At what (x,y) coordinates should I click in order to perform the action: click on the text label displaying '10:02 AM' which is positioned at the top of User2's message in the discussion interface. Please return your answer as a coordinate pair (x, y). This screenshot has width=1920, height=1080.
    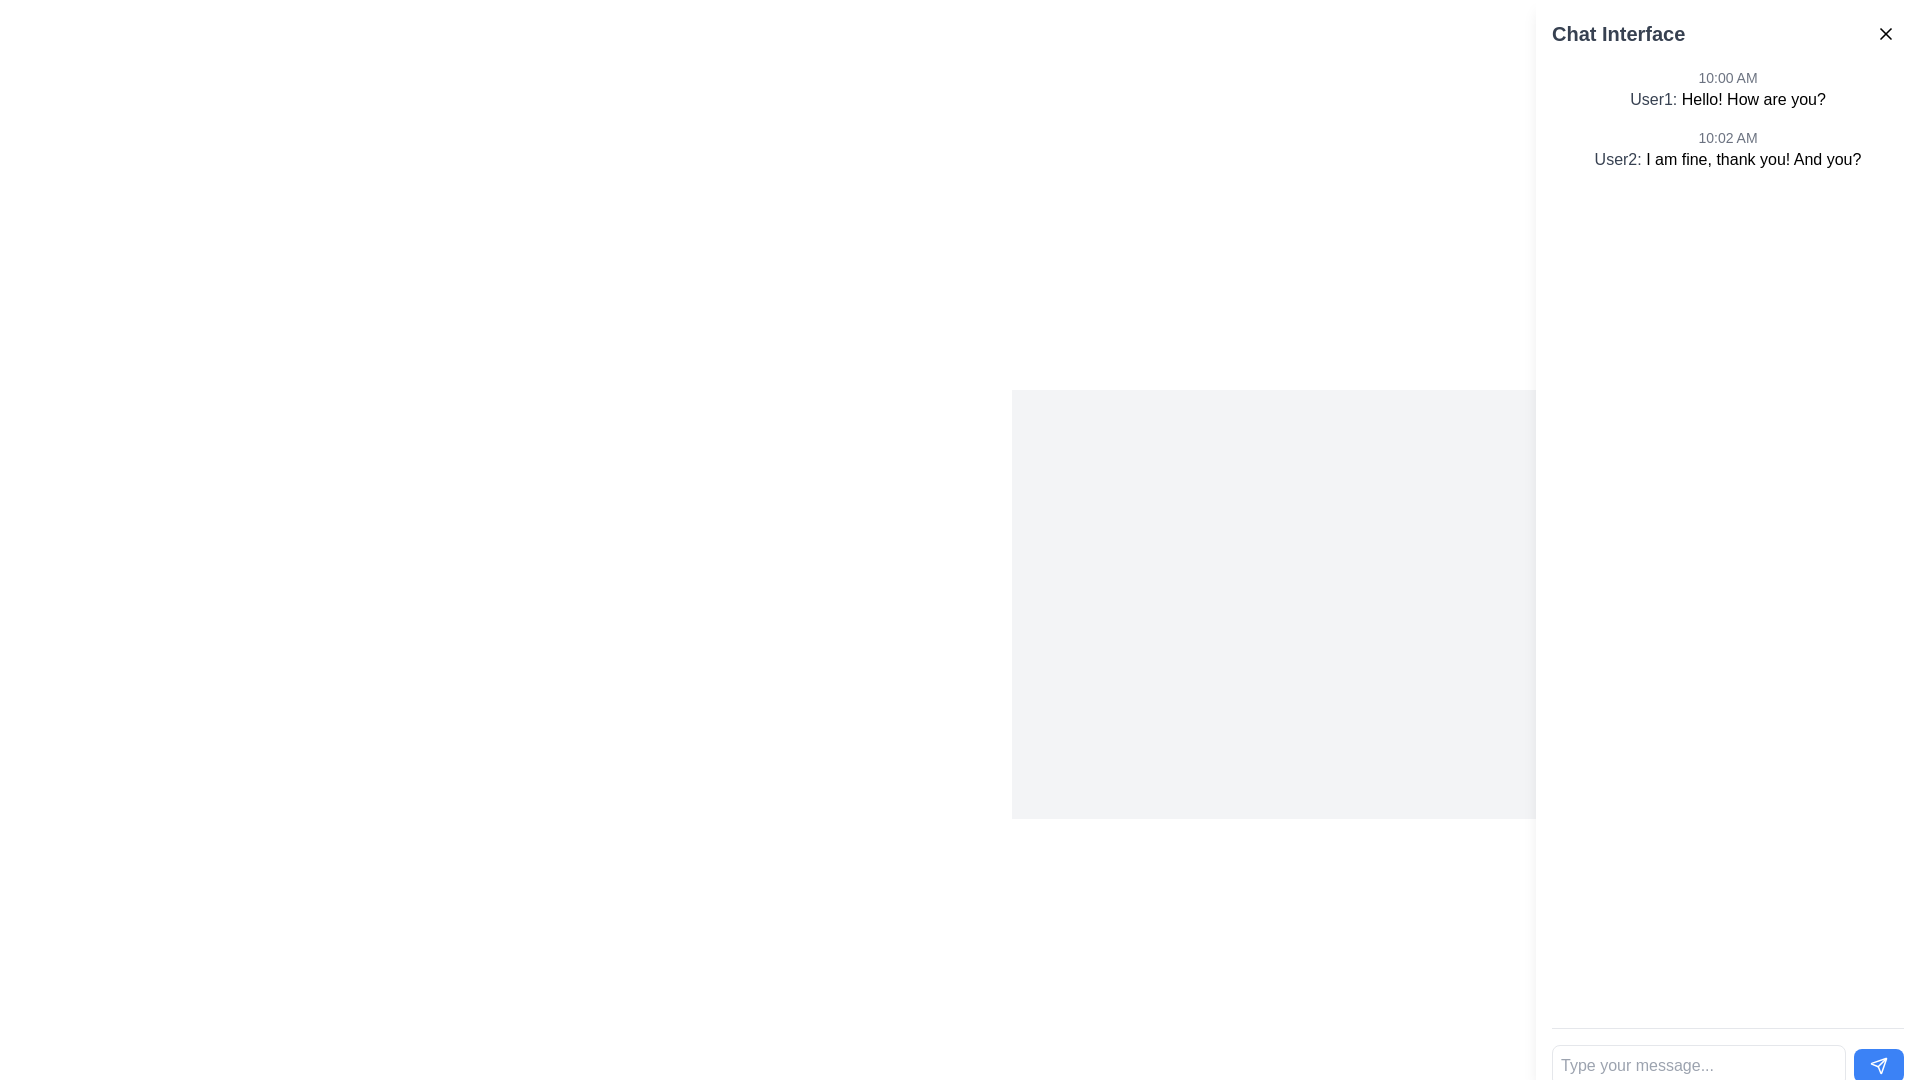
    Looking at the image, I should click on (1727, 137).